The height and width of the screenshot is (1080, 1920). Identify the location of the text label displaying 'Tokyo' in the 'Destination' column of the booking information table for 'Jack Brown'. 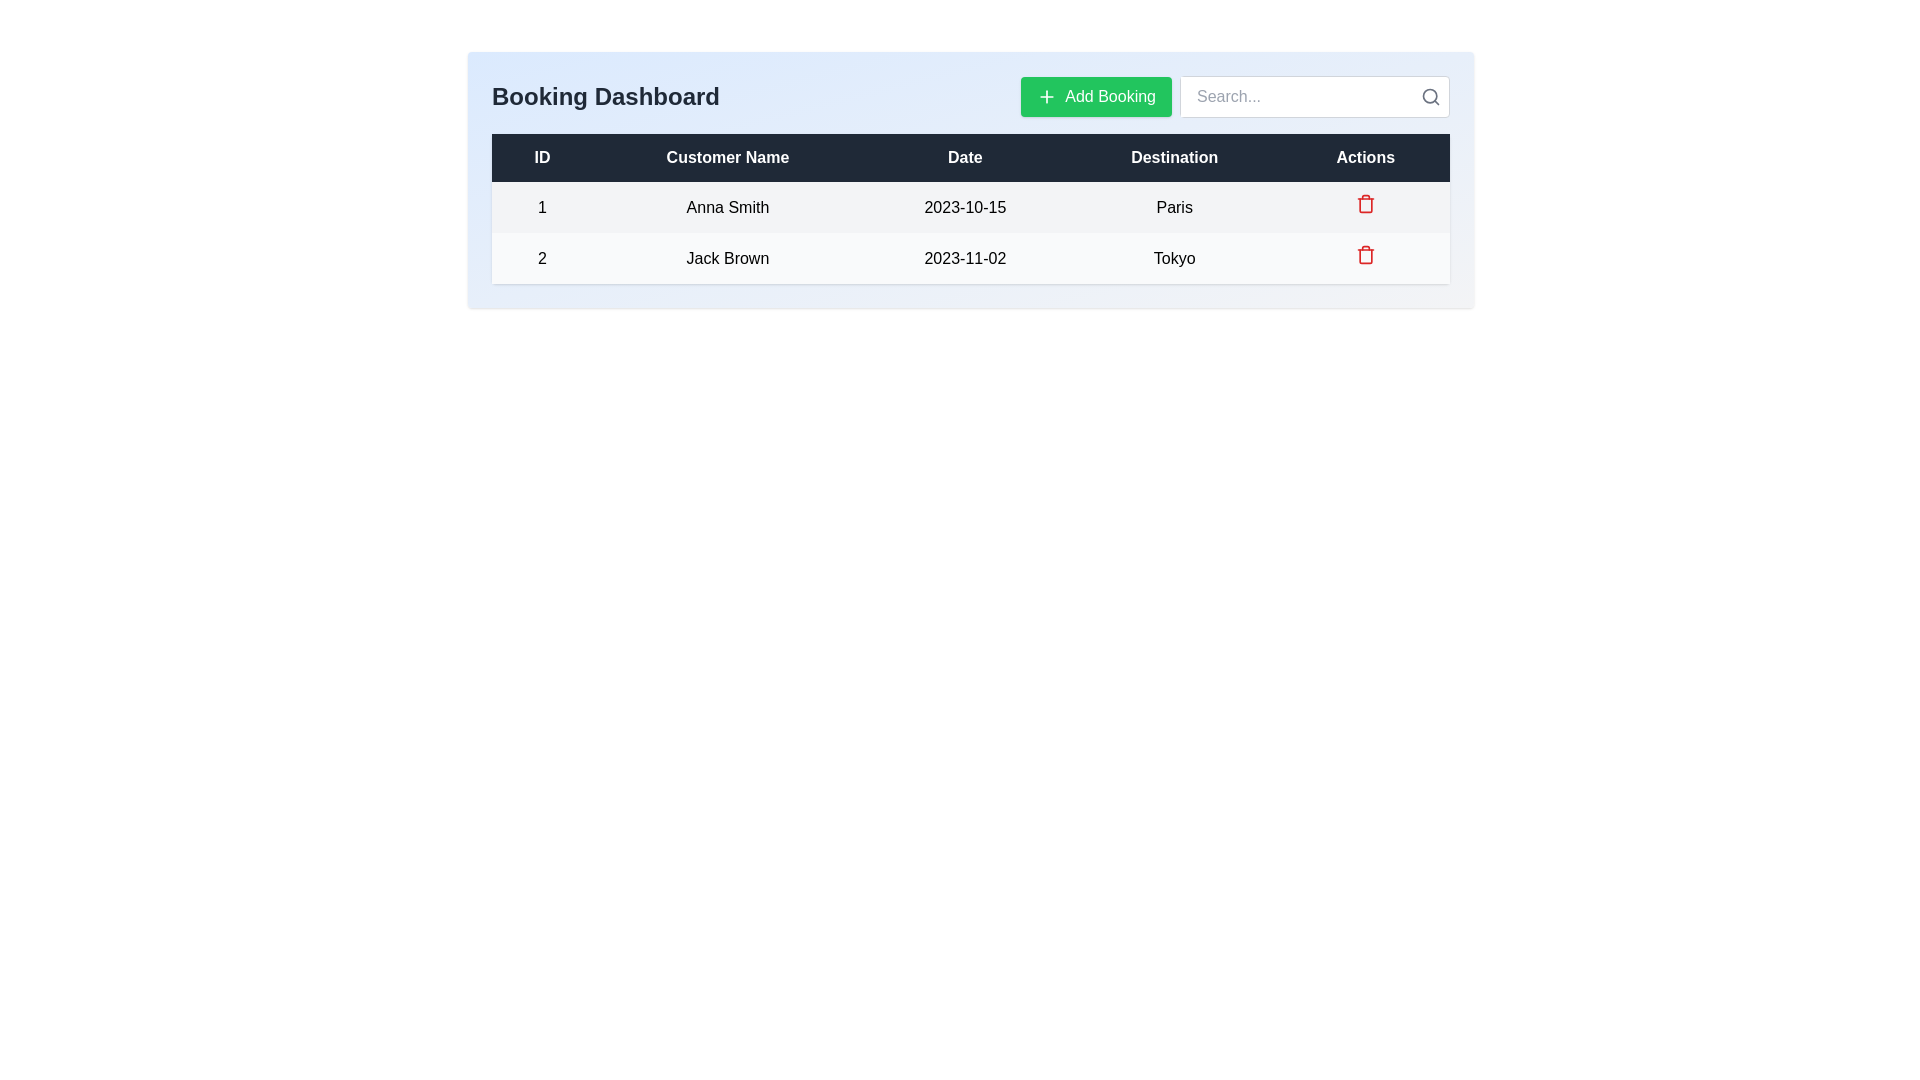
(1174, 257).